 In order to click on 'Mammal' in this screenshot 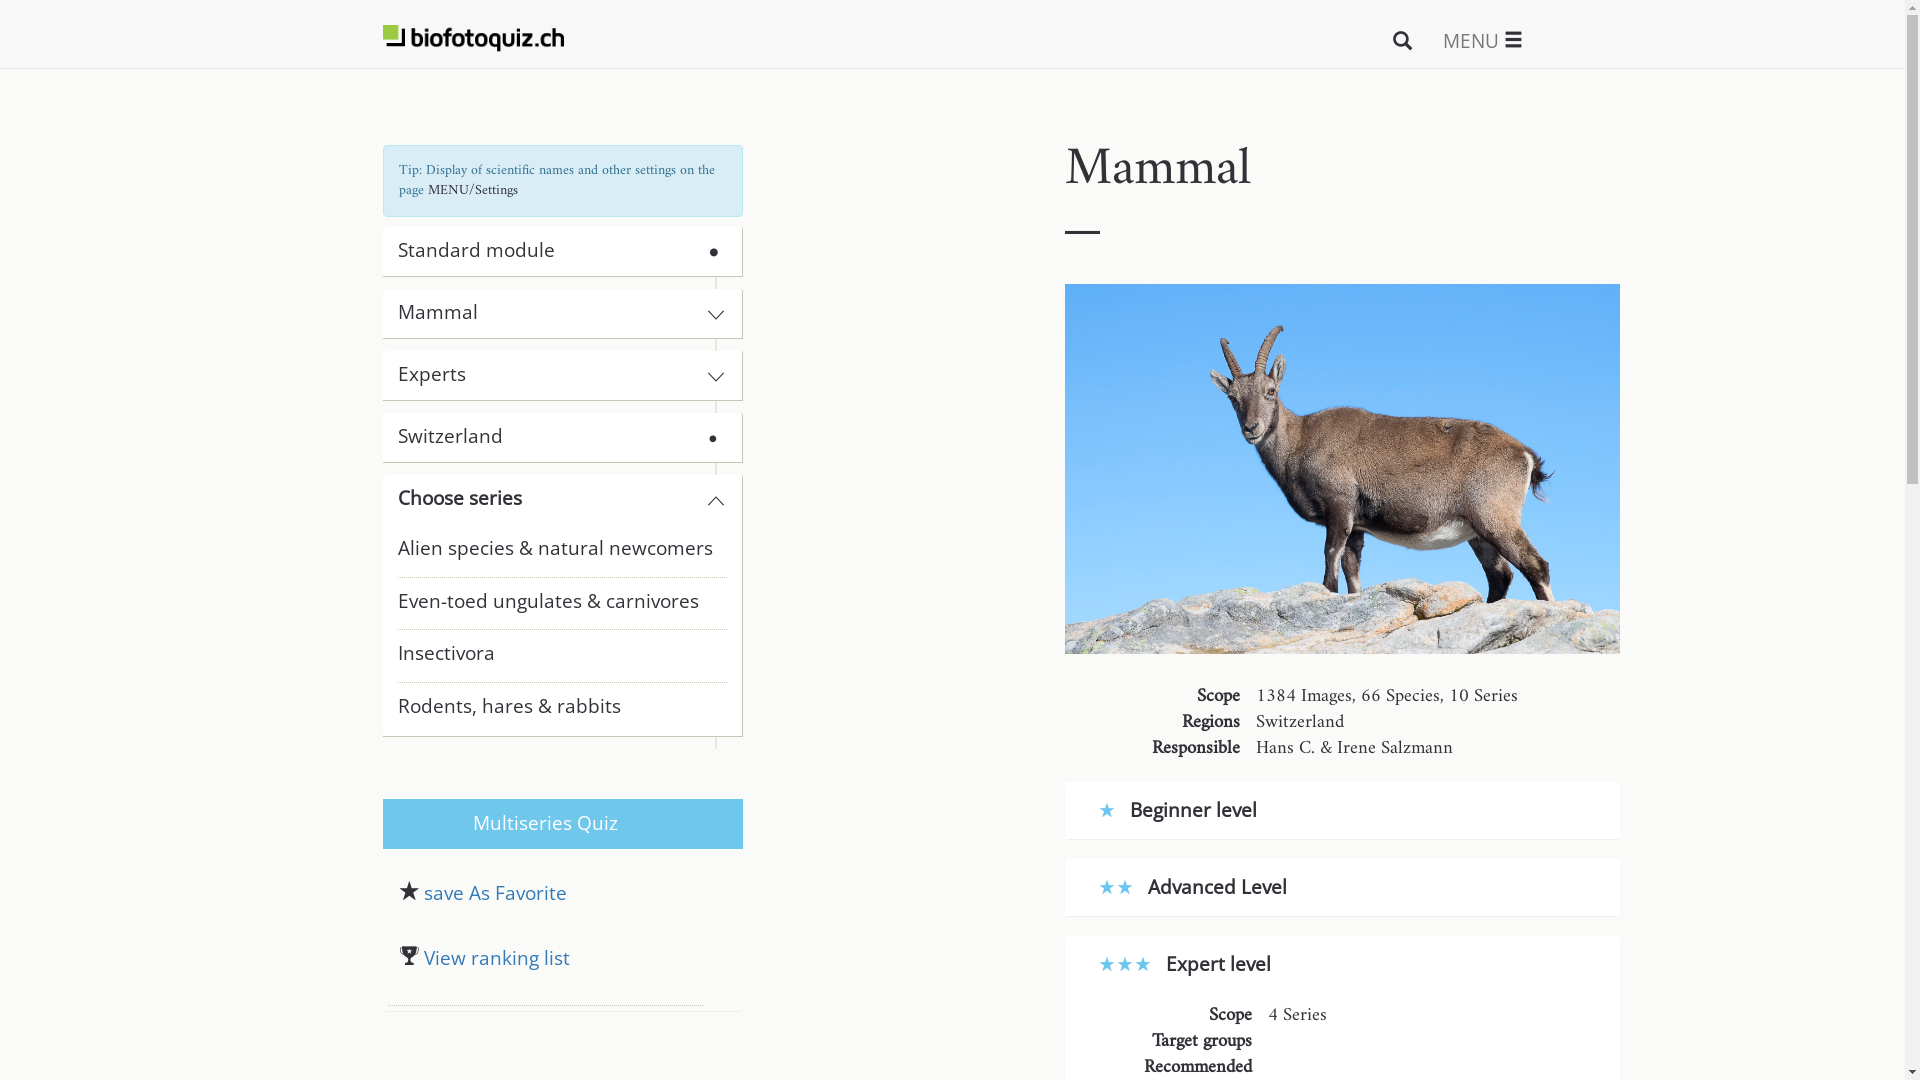, I will do `click(546, 311)`.